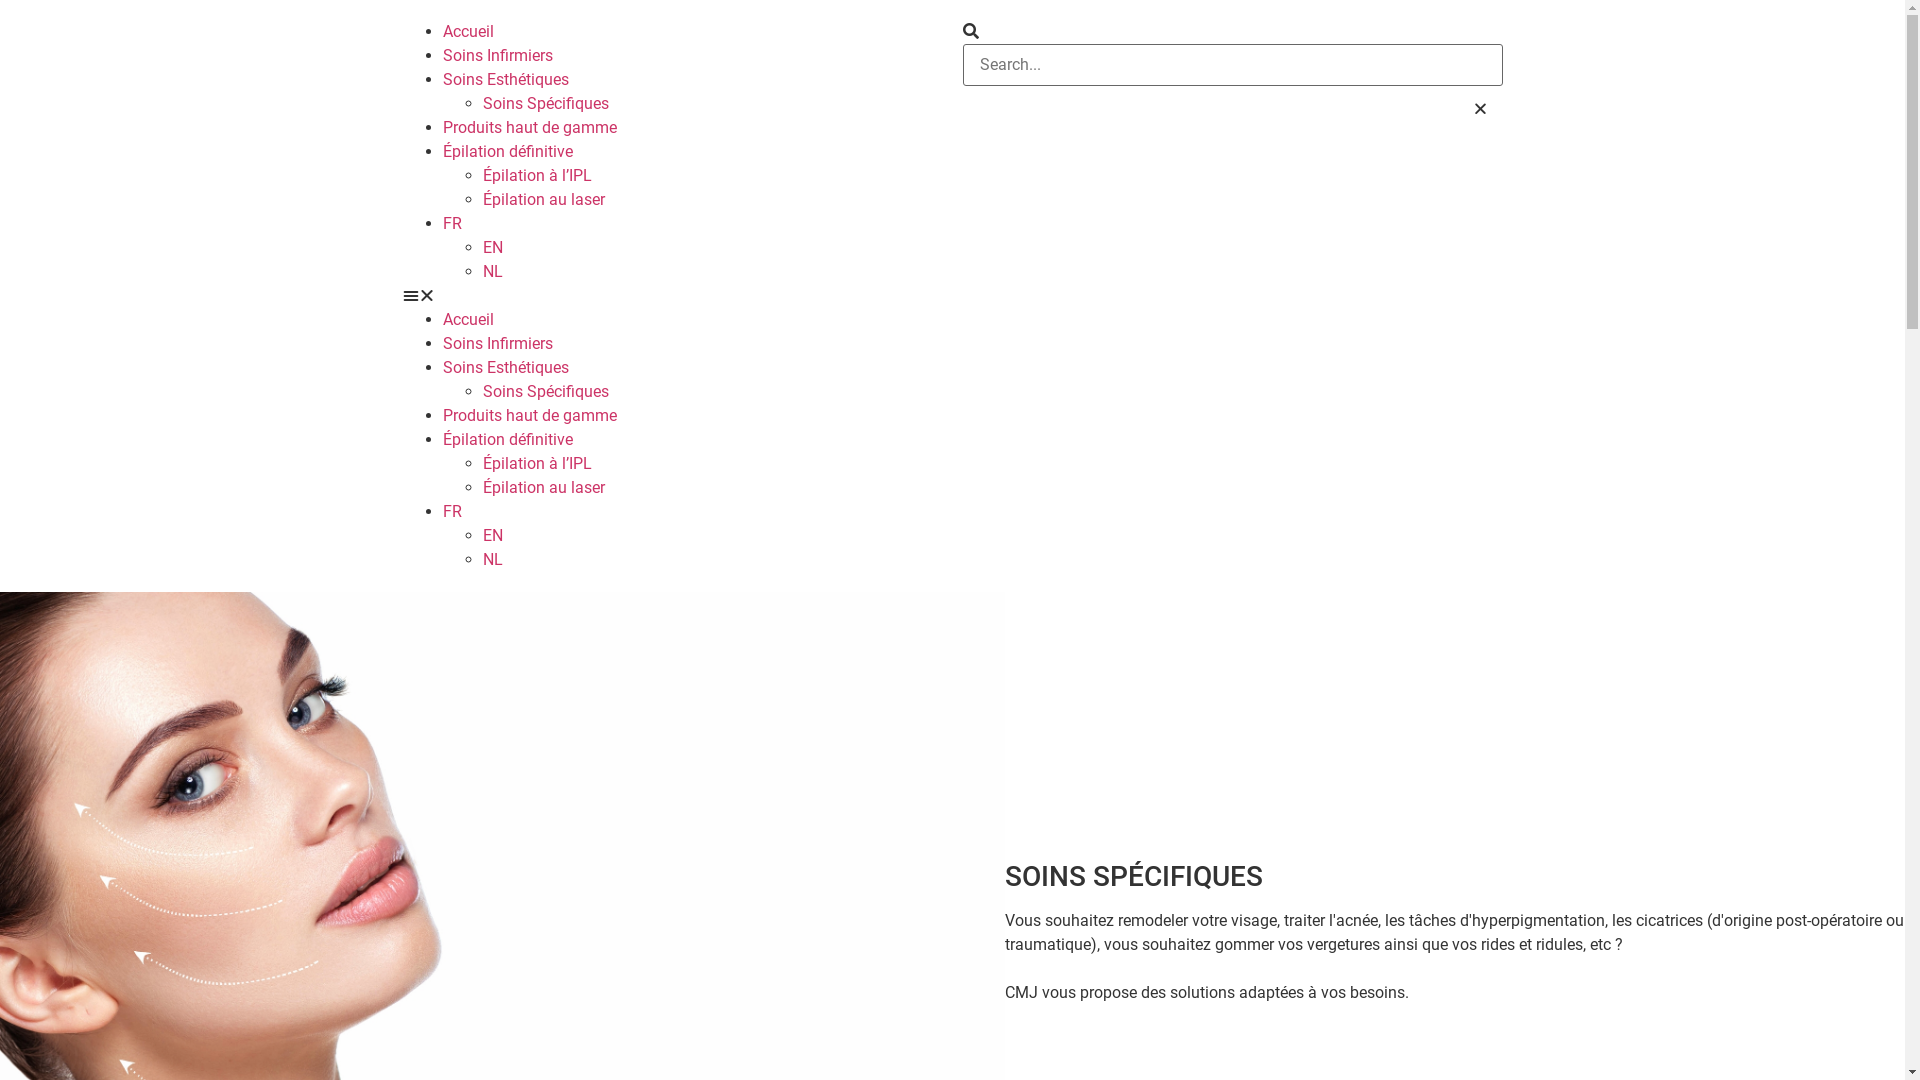 This screenshot has width=1920, height=1080. Describe the element at coordinates (491, 246) in the screenshot. I see `'EN'` at that location.